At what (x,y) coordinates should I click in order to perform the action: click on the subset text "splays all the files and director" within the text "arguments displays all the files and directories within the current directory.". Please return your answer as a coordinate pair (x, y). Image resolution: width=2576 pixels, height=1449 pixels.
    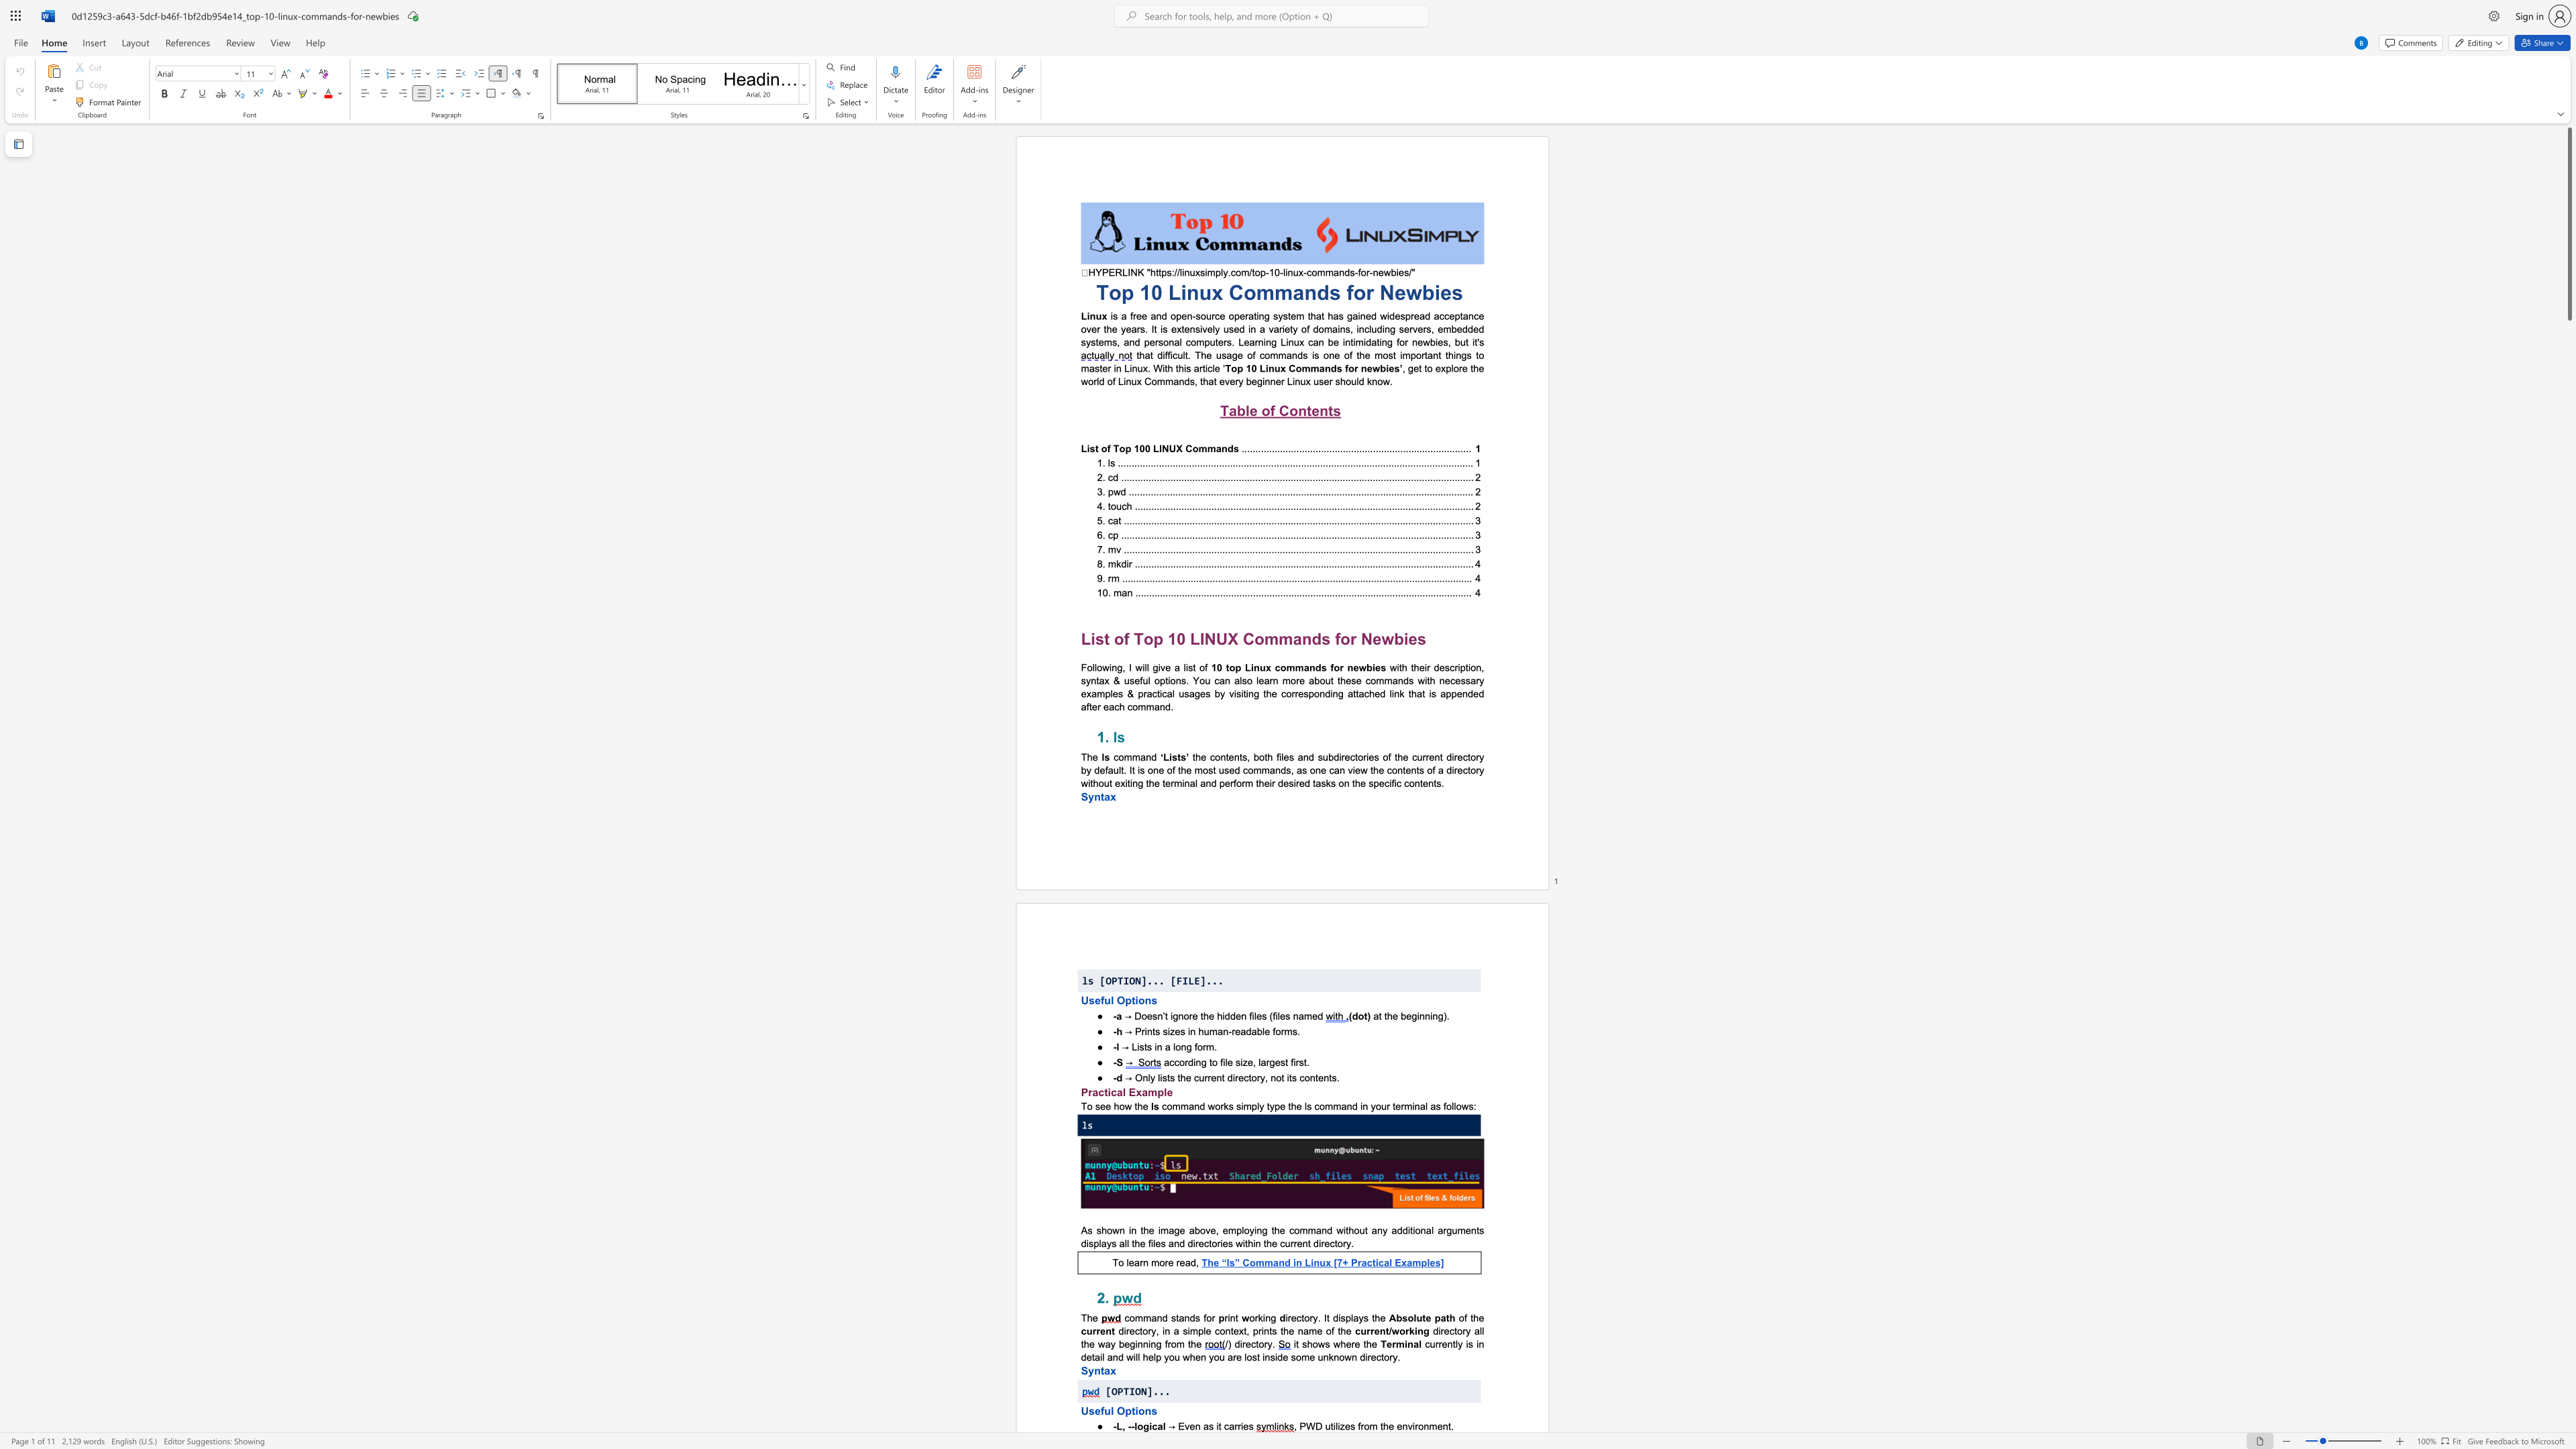
    Looking at the image, I should click on (1088, 1242).